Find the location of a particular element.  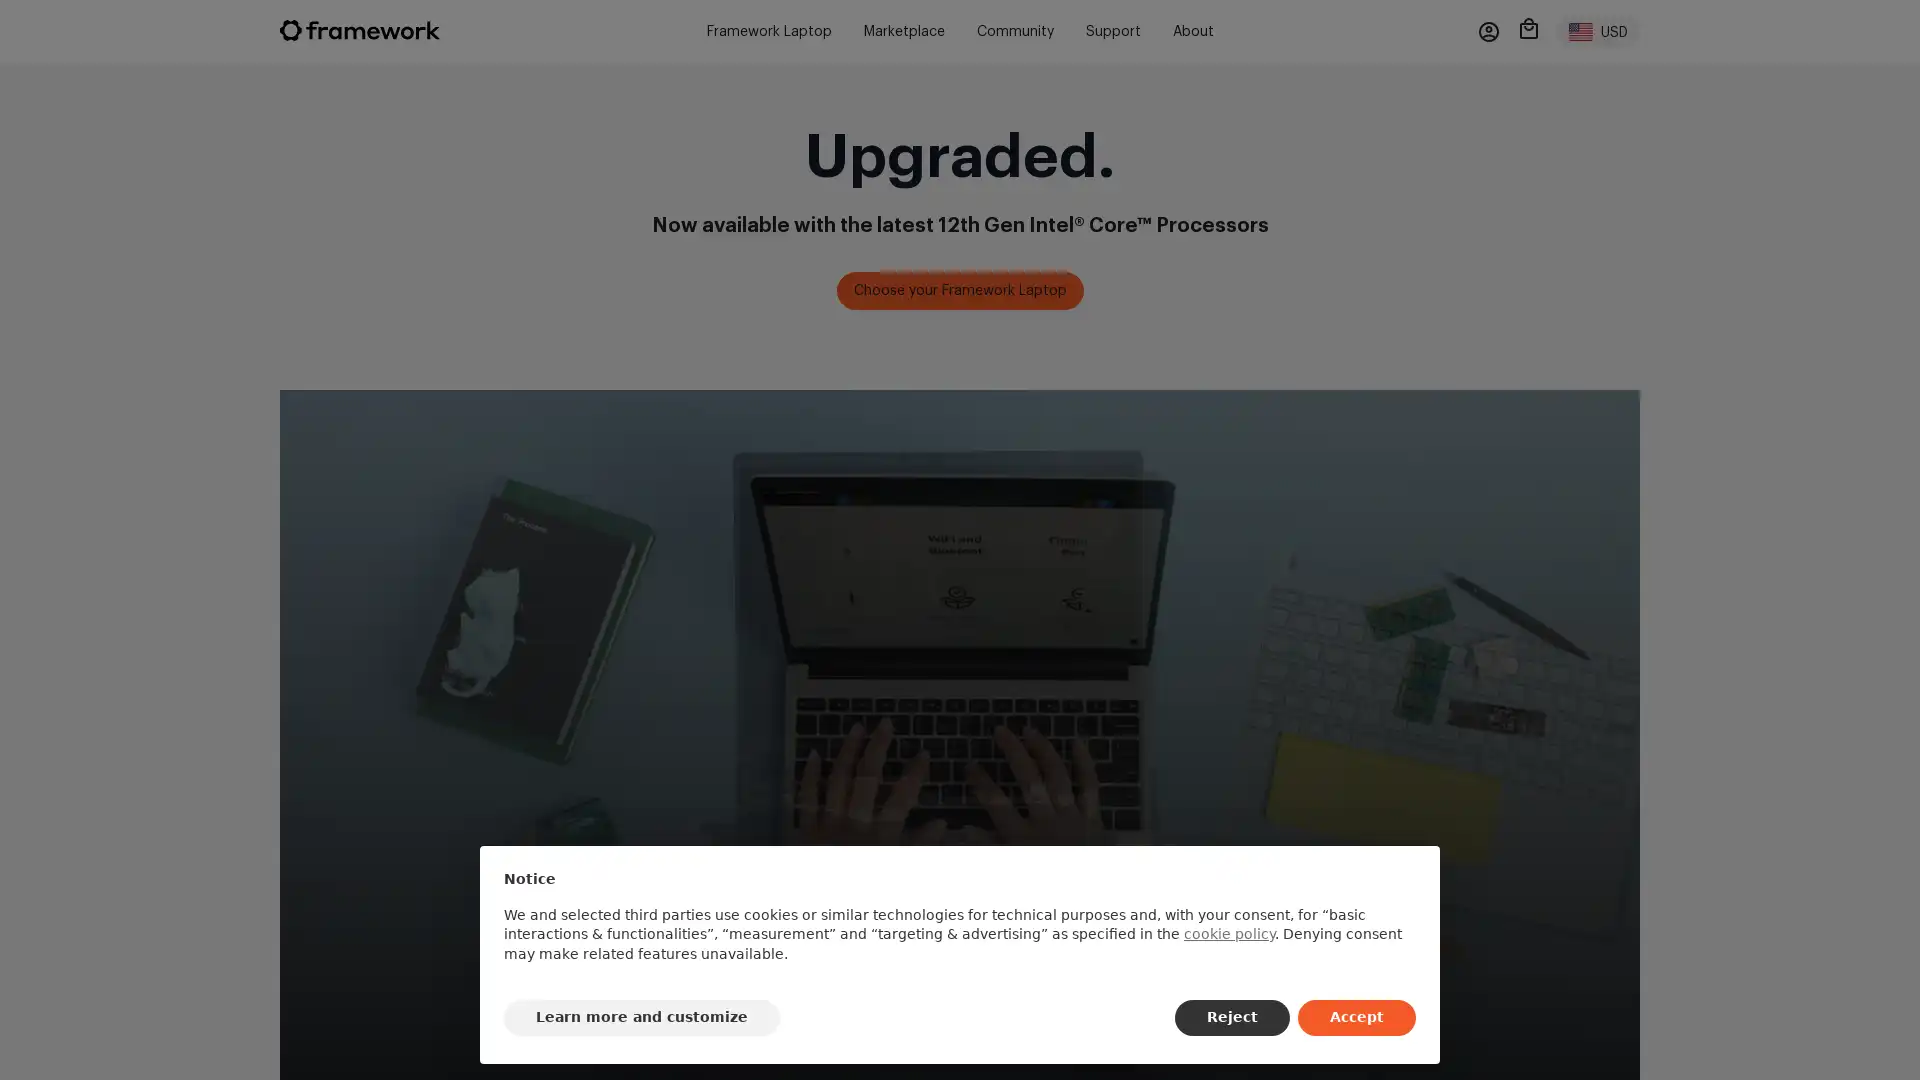

Reject is located at coordinates (1231, 1018).